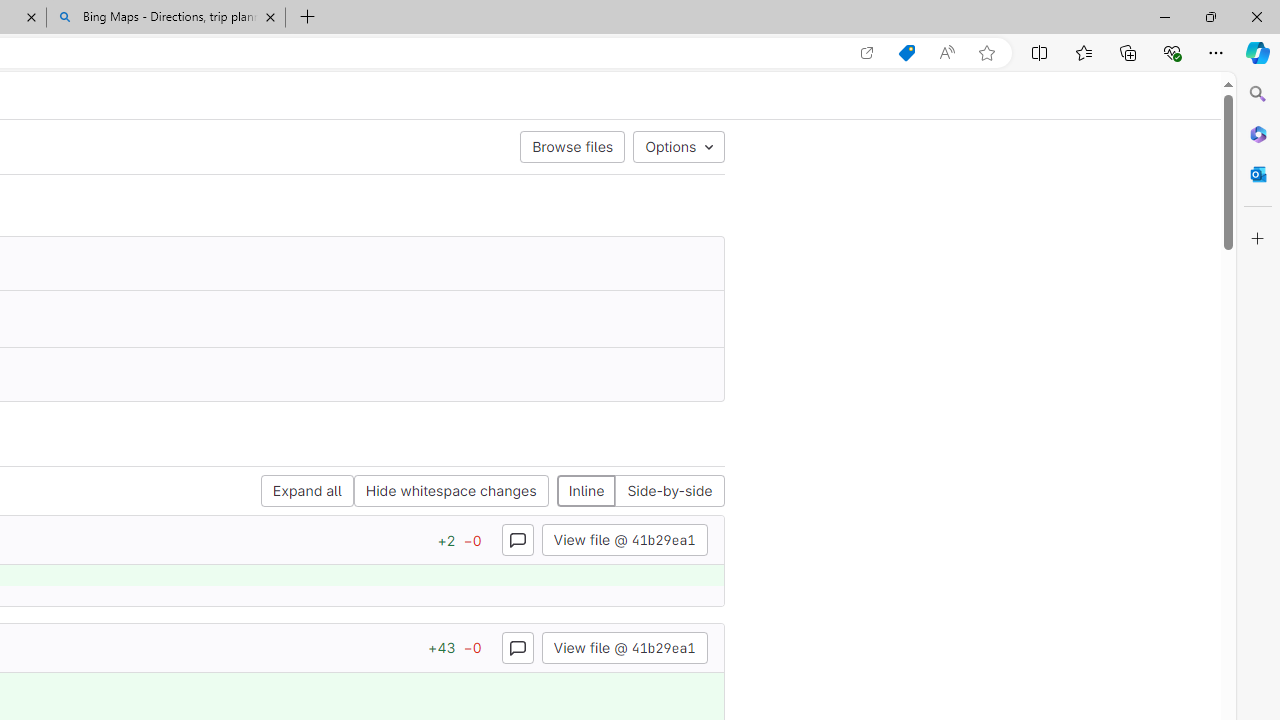 The image size is (1280, 720). I want to click on 'Hide whitespace changes', so click(450, 491).